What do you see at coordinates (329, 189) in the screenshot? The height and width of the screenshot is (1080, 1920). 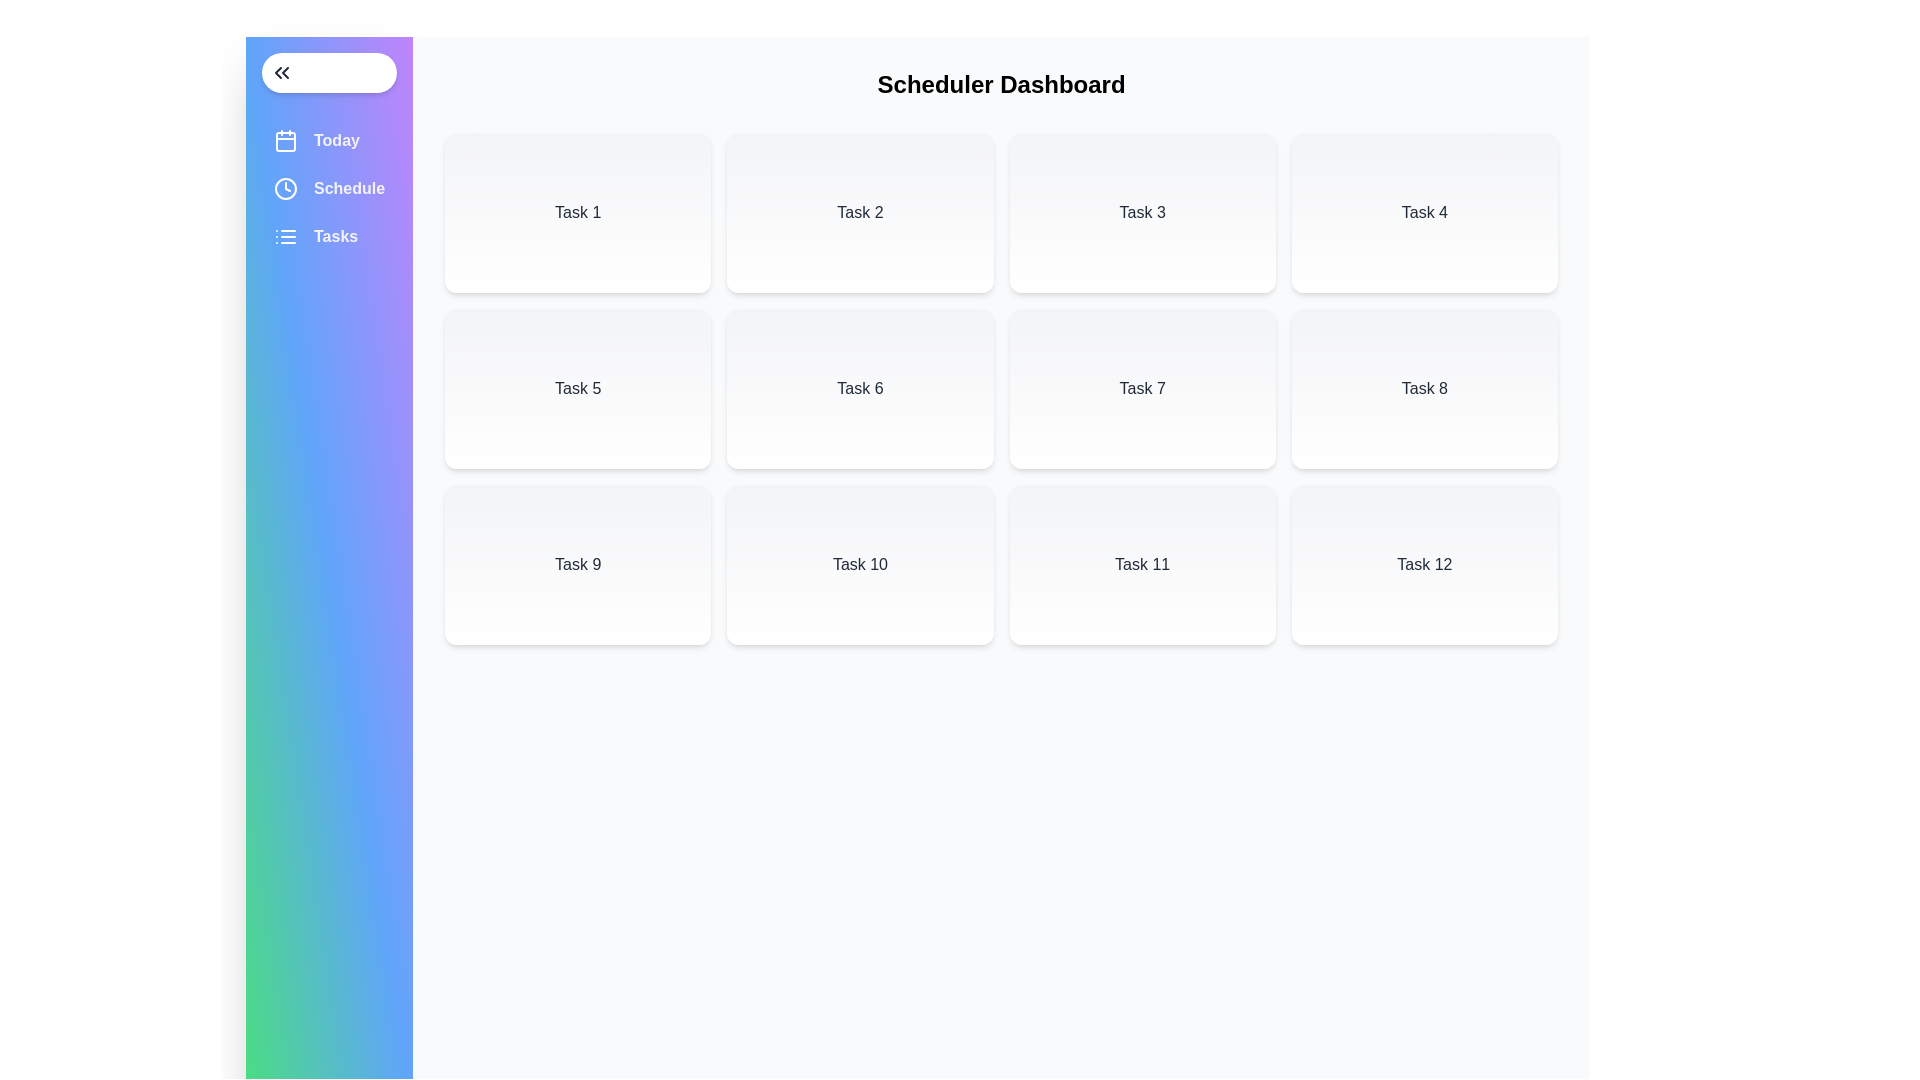 I see `the 'Schedule' menu item` at bounding box center [329, 189].